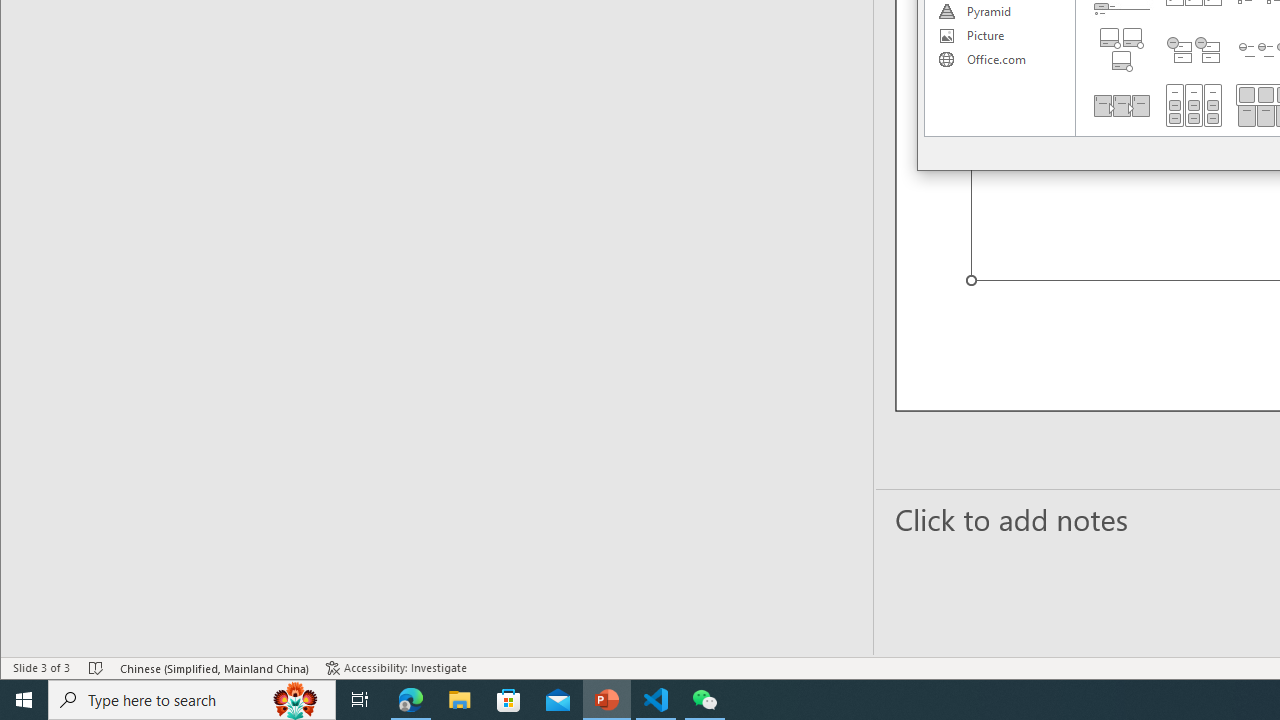 This screenshot has height=720, width=1280. Describe the element at coordinates (192, 698) in the screenshot. I see `'Type here to search'` at that location.